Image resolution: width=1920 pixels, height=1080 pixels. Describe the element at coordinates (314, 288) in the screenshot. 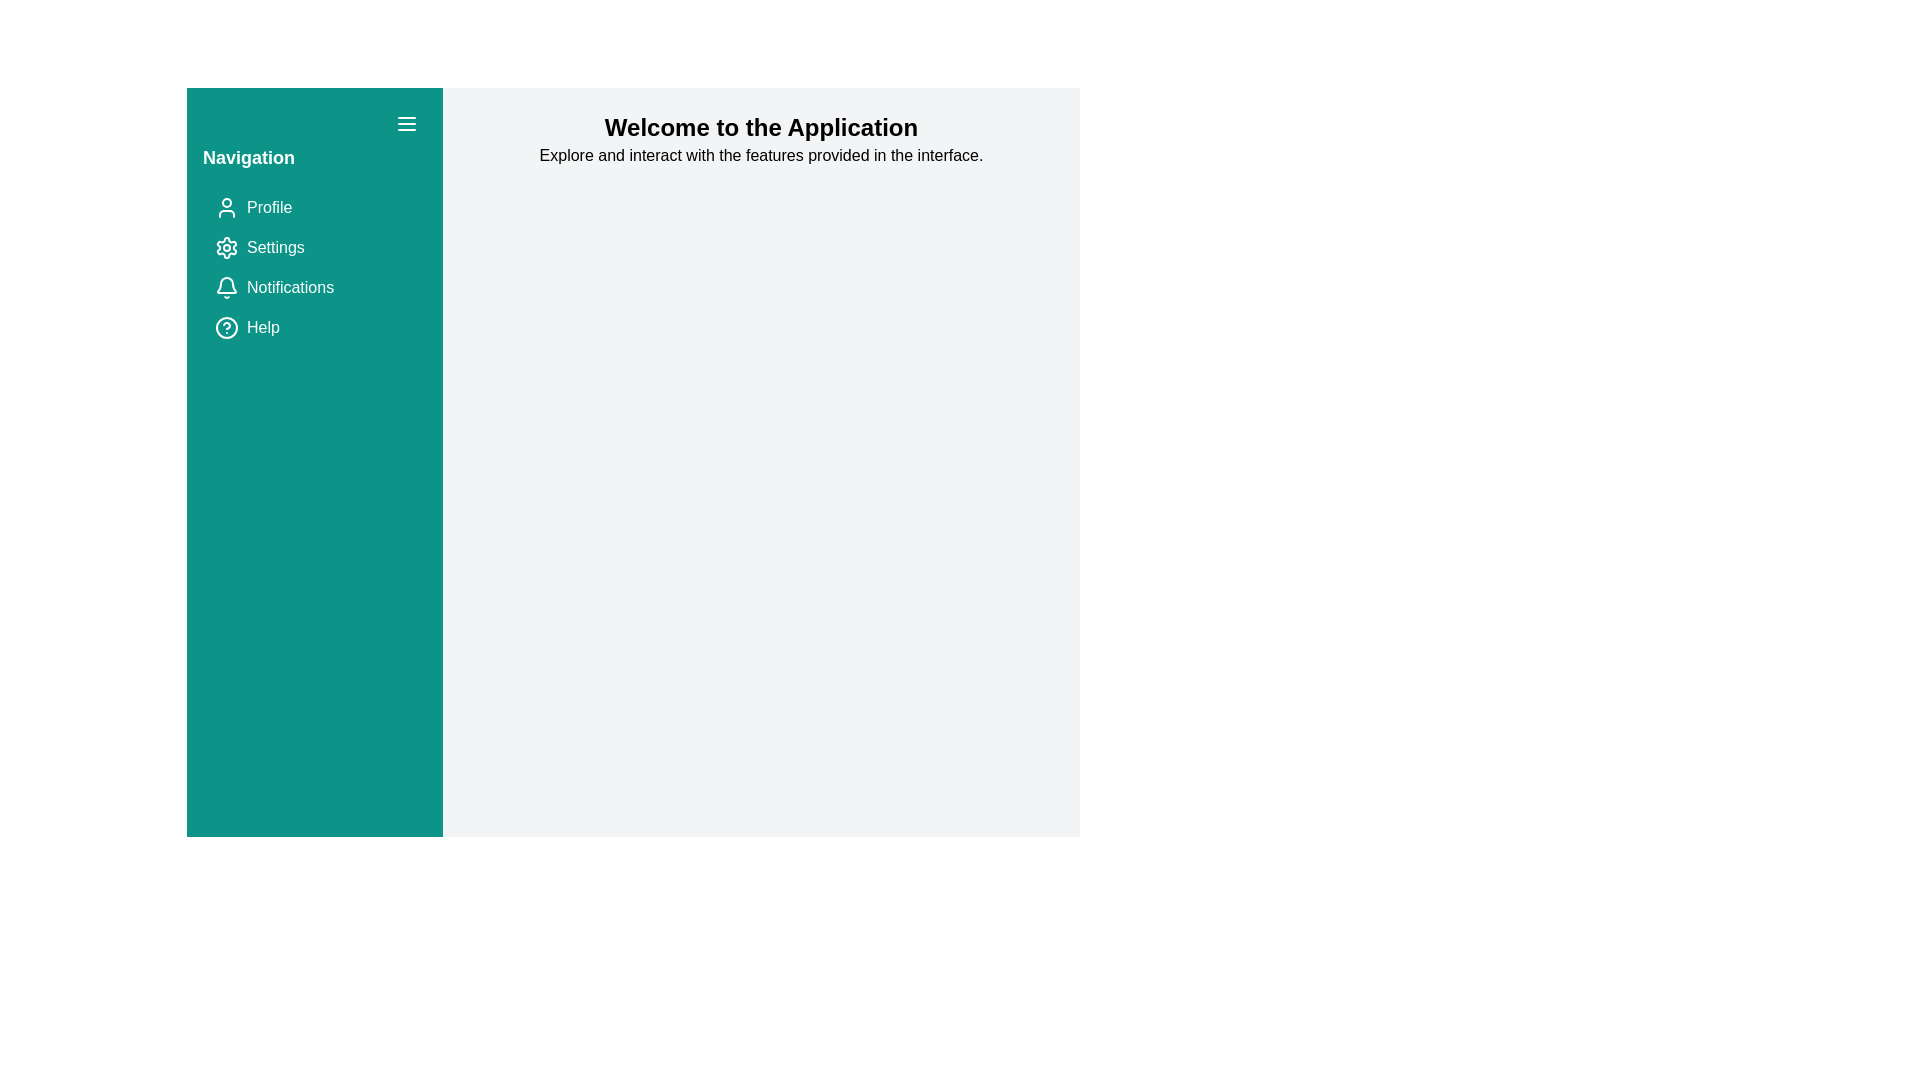

I see `the navigation item Notifications to navigate to the respective section` at that location.